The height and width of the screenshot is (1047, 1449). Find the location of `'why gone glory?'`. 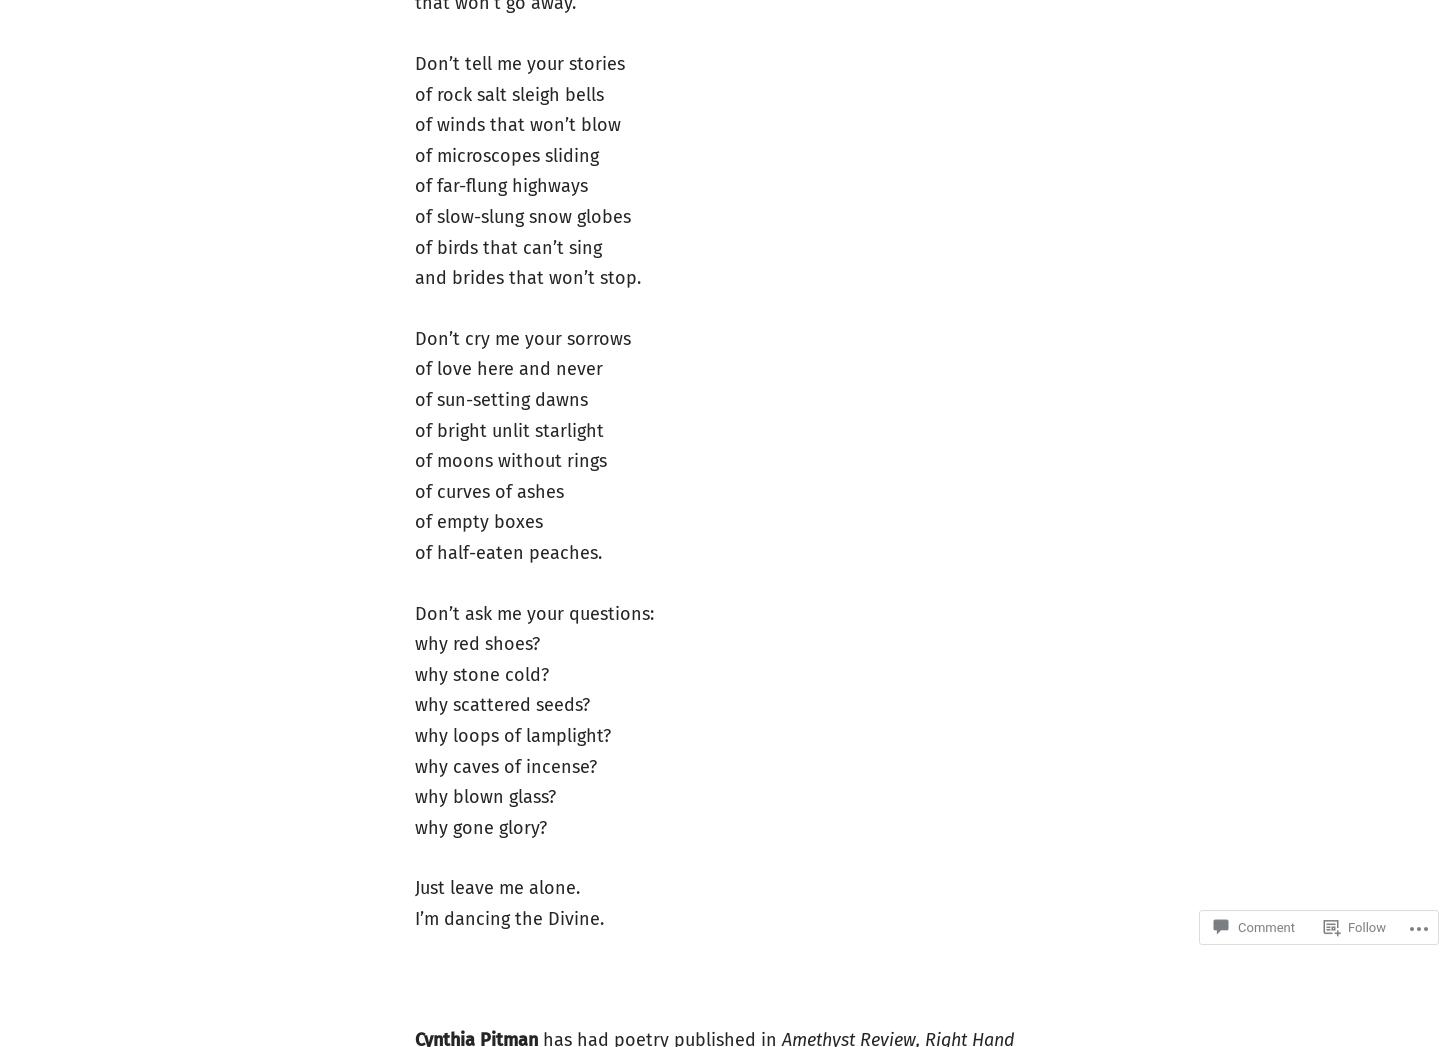

'why gone glory?' is located at coordinates (480, 827).